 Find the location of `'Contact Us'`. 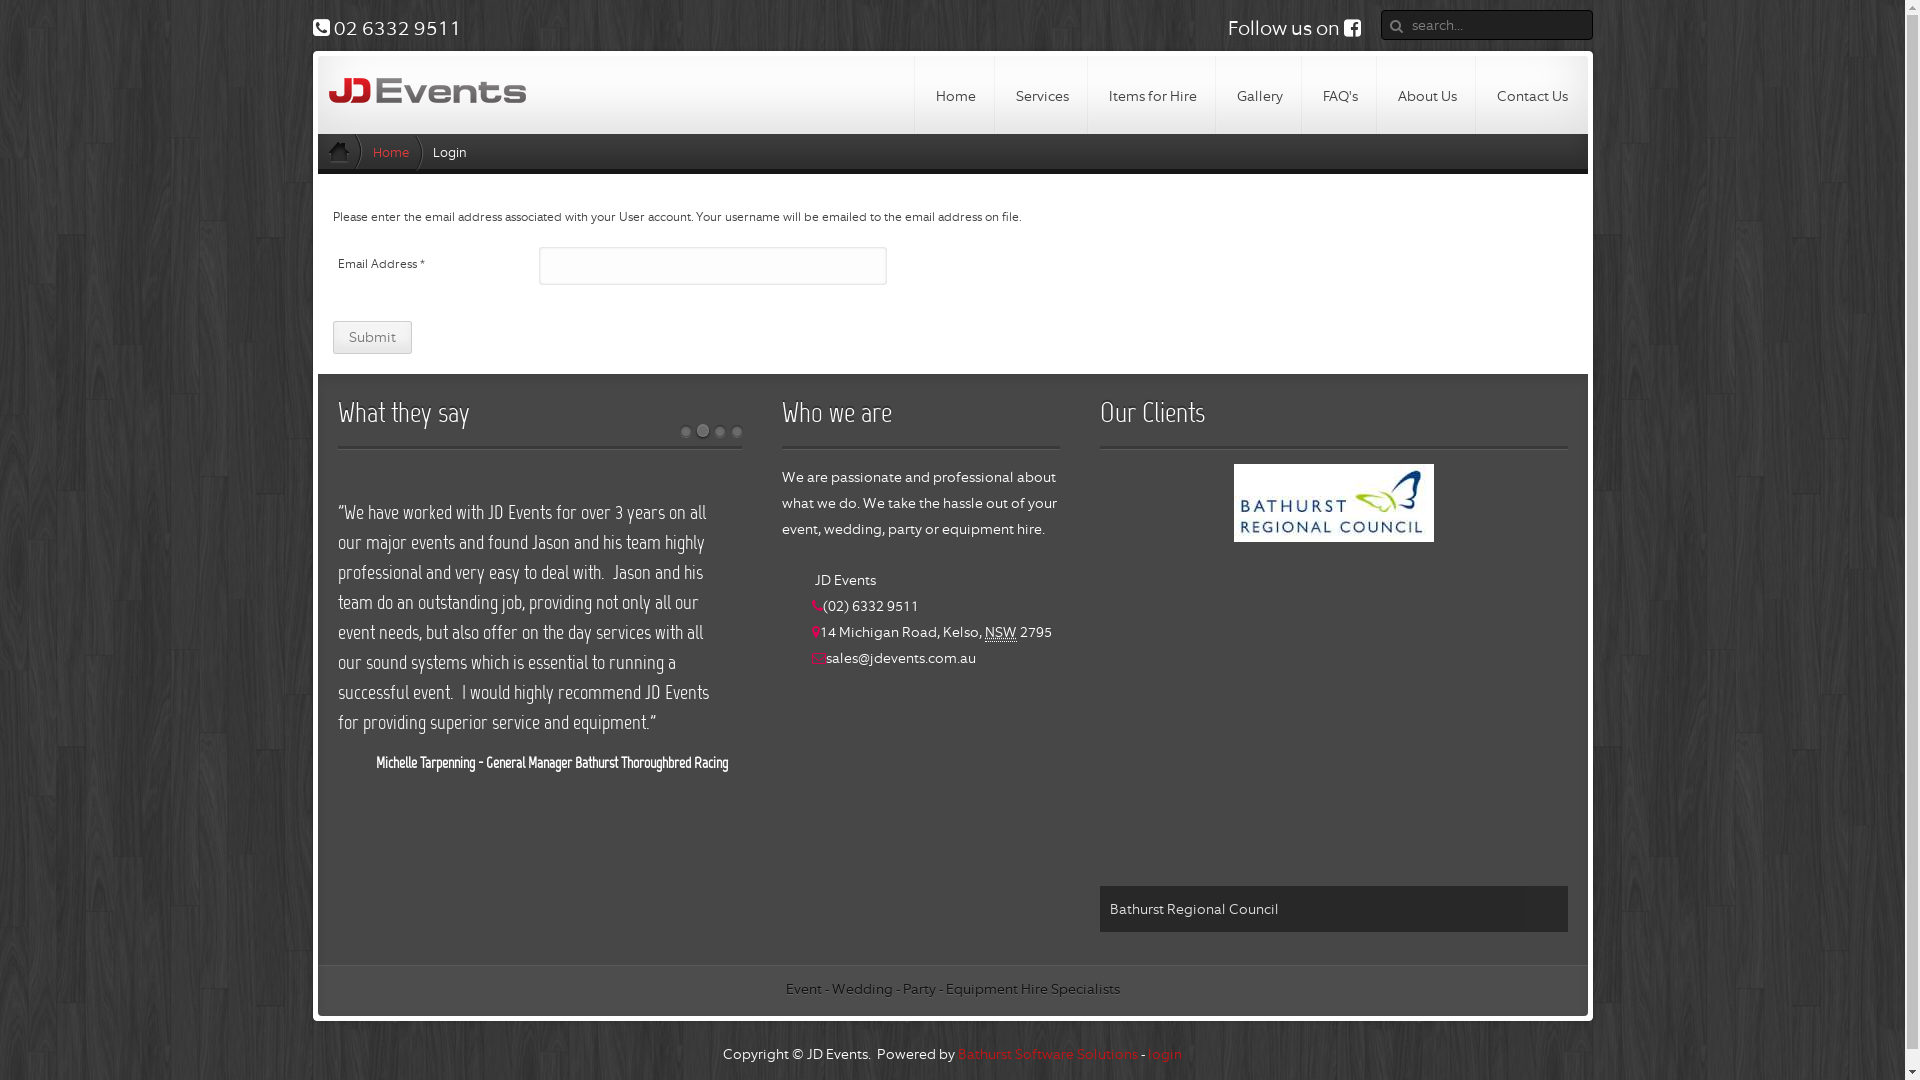

'Contact Us' is located at coordinates (1530, 95).